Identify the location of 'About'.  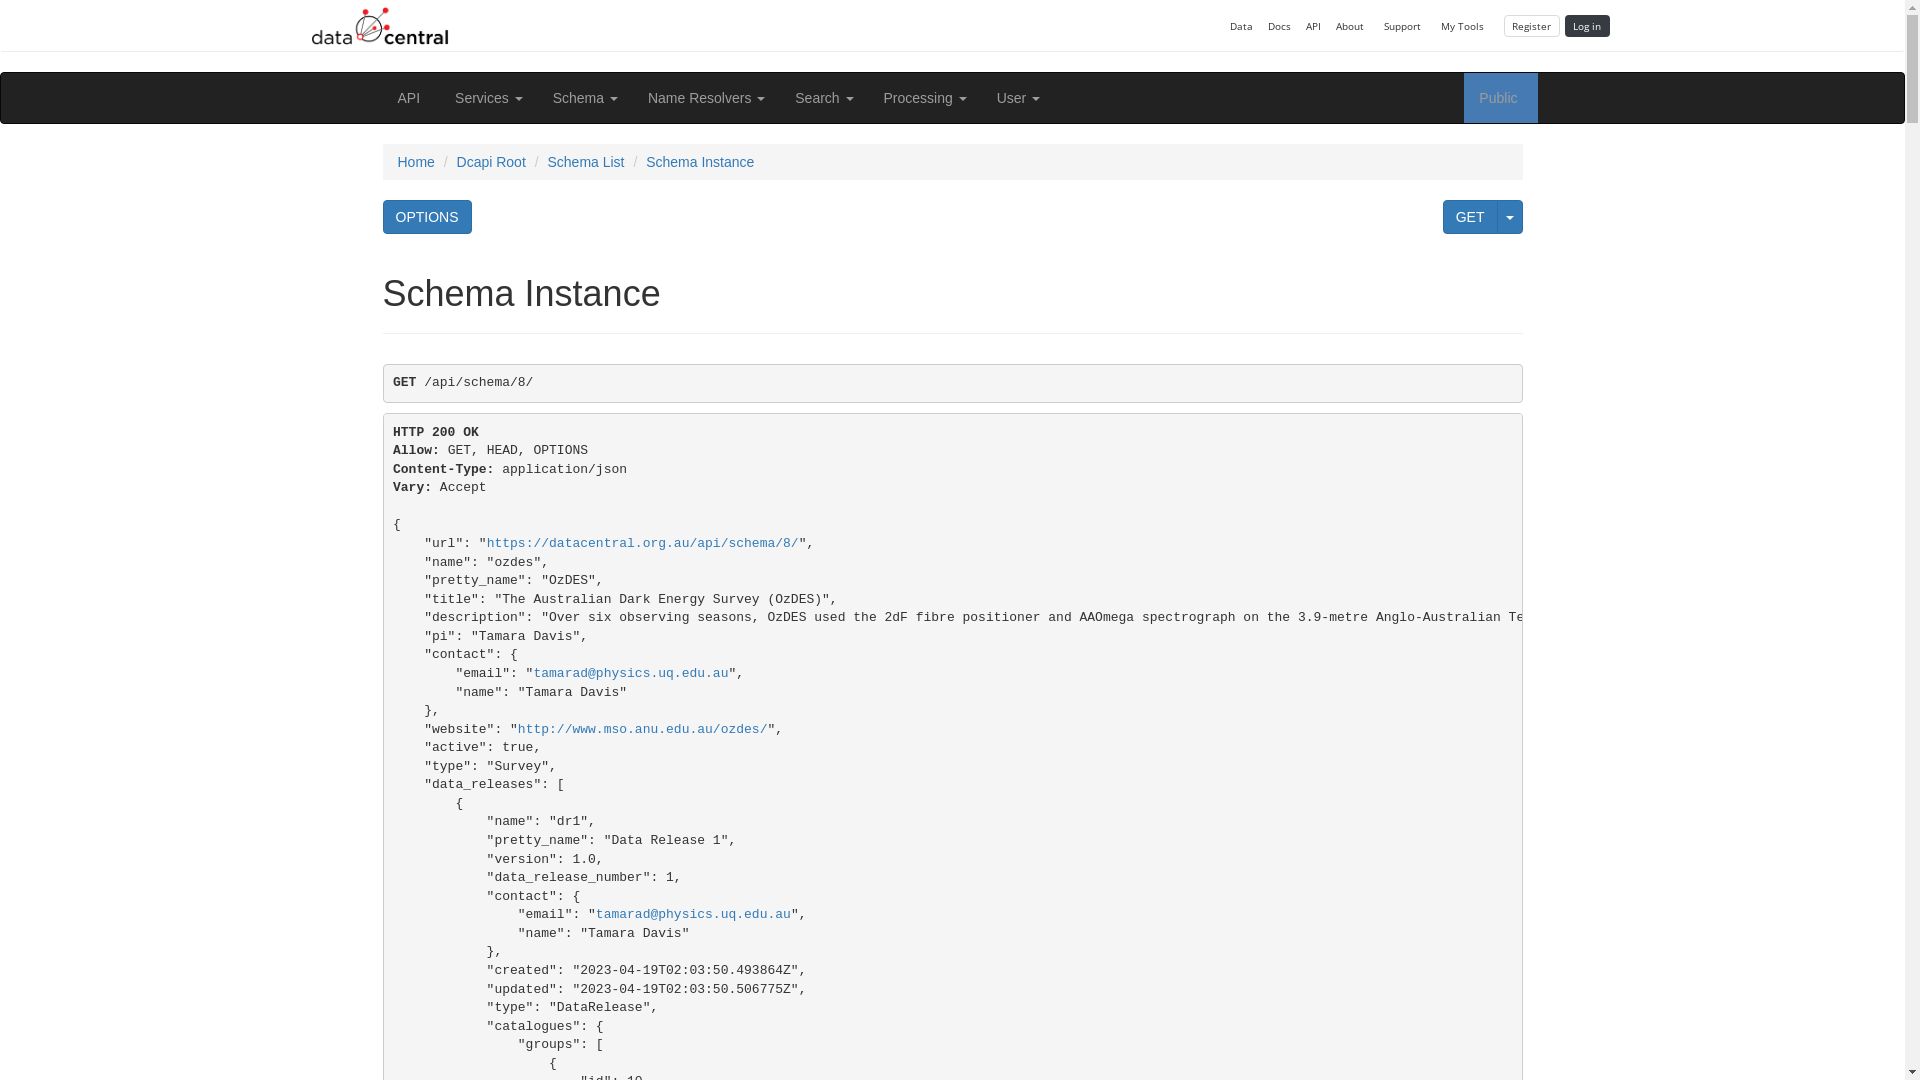
(1352, 26).